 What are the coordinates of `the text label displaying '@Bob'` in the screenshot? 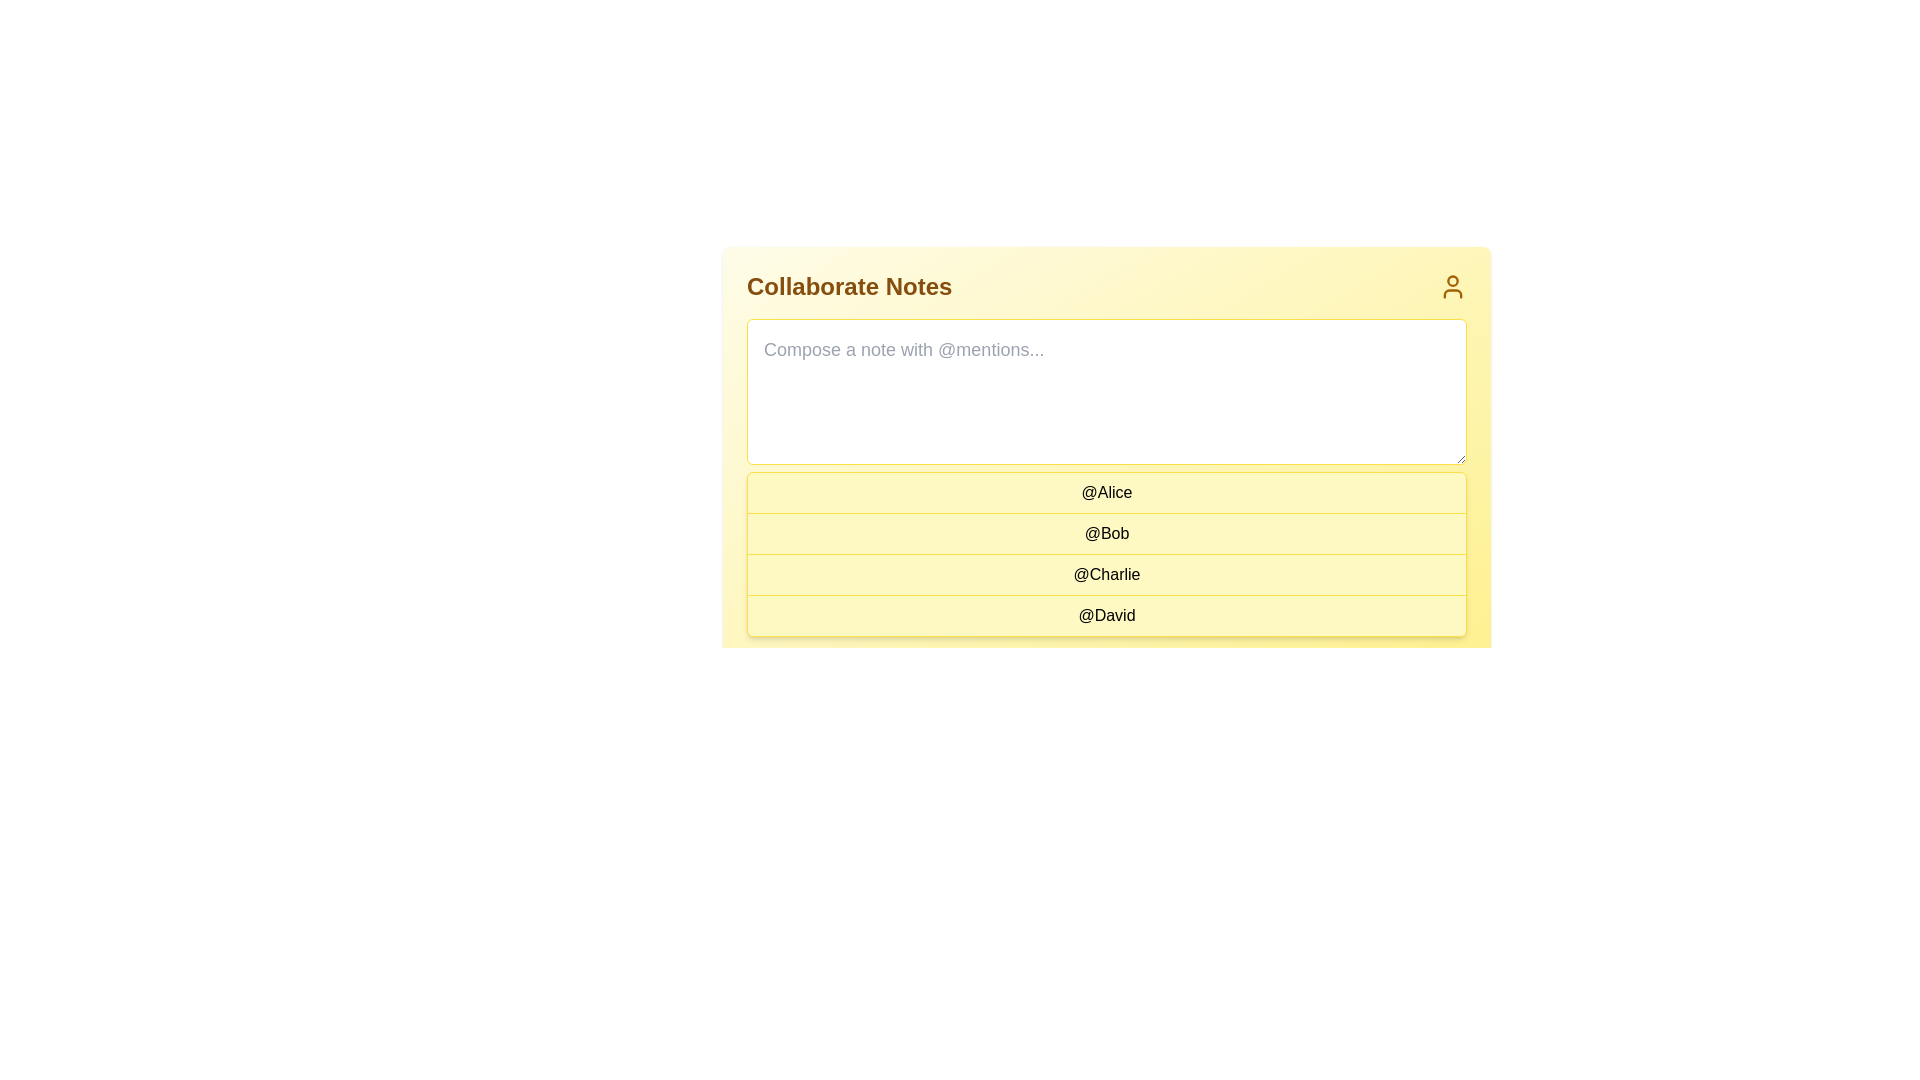 It's located at (1106, 532).